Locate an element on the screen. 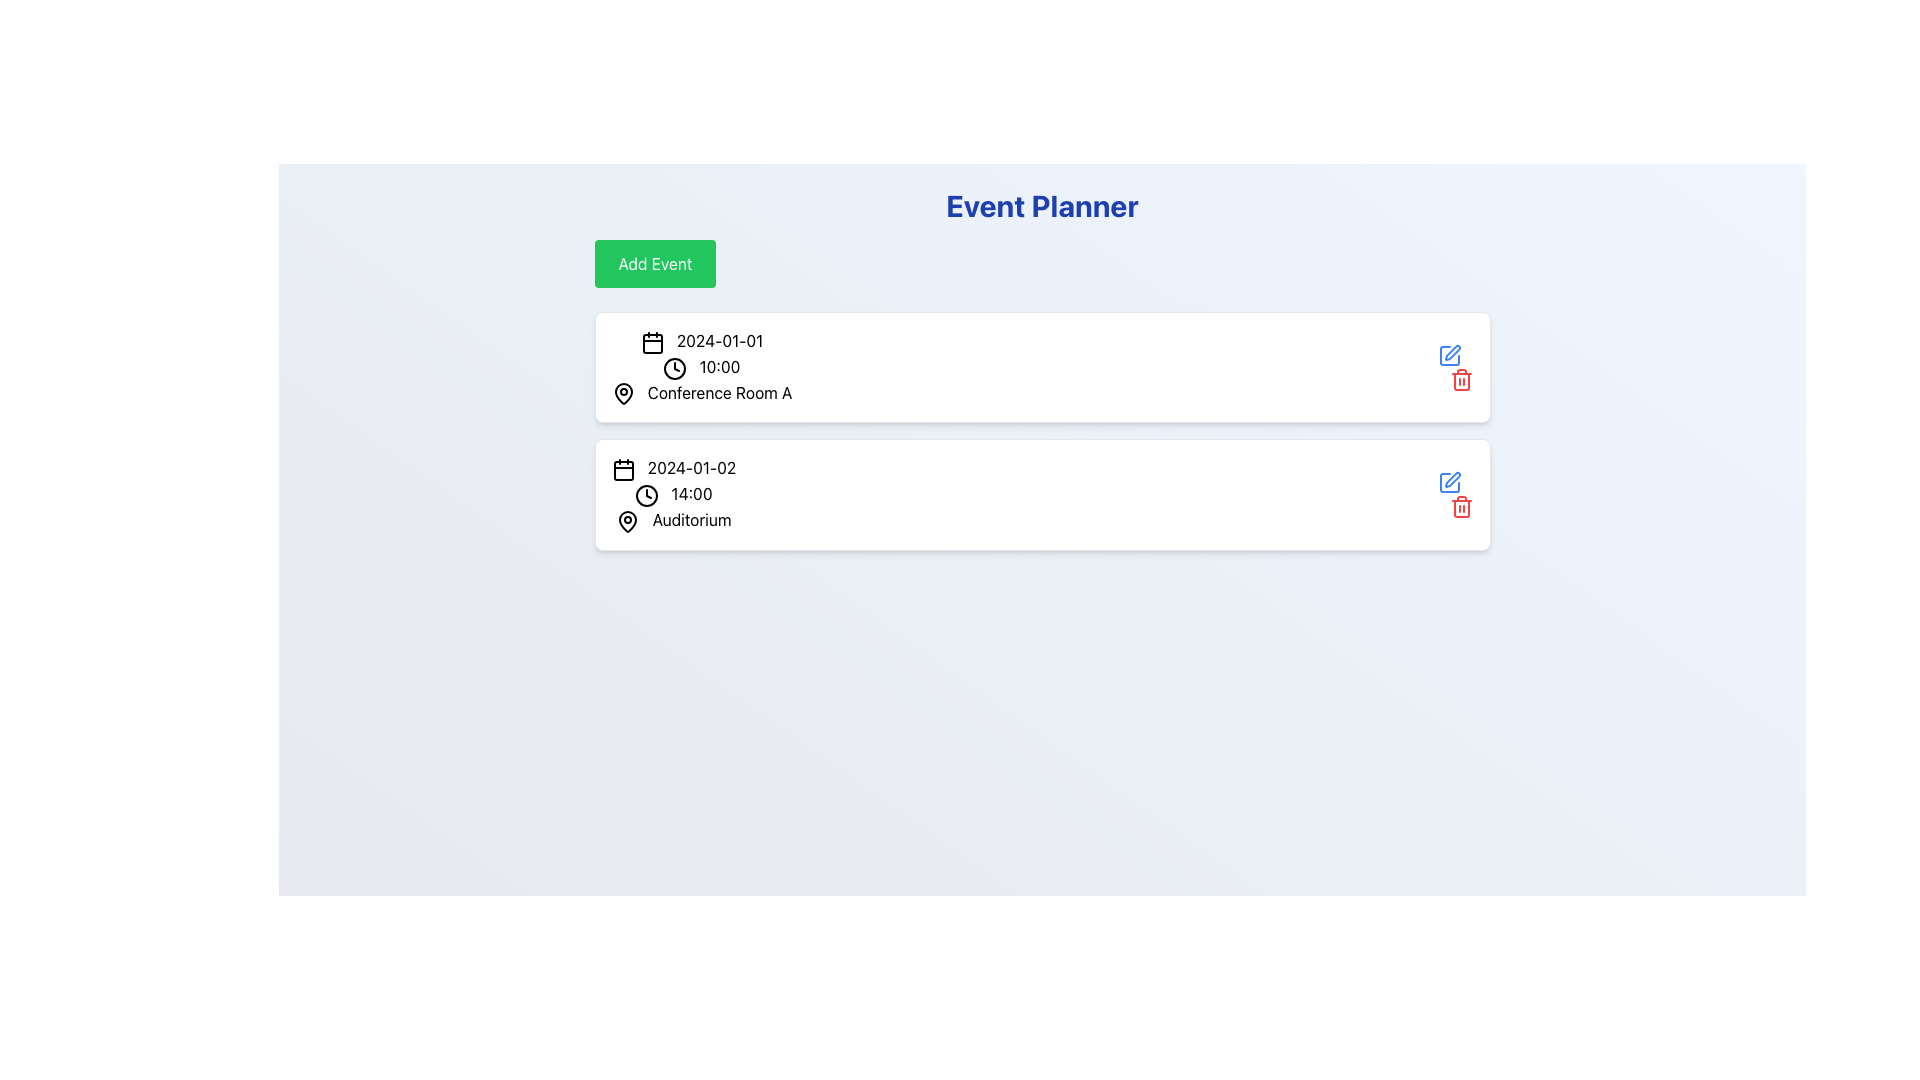 The image size is (1920, 1080). the text and icon label displaying the time '14:00' in the second event card, located below the date '2024-01-02' and above the location 'Auditorium' is located at coordinates (673, 495).